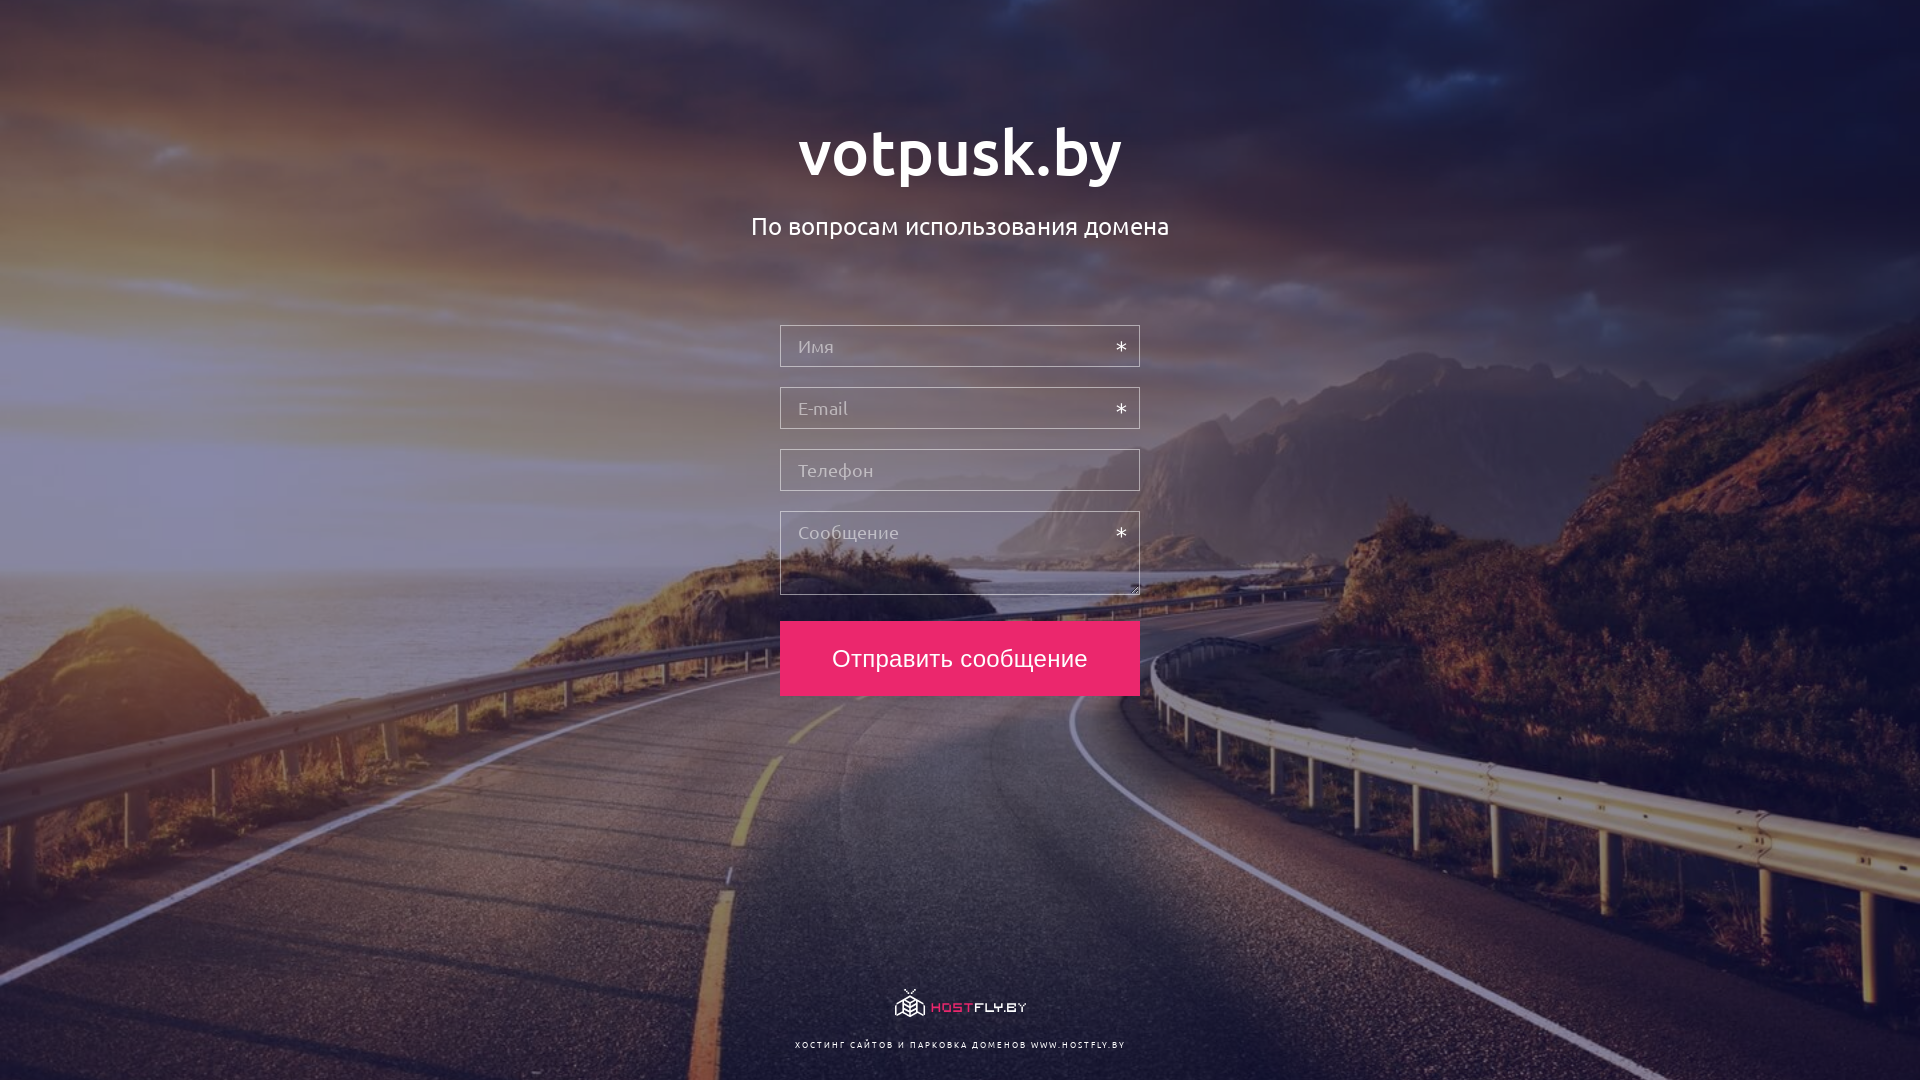 The height and width of the screenshot is (1080, 1920). Describe the element at coordinates (1076, 1043) in the screenshot. I see `'WWW.HOSTFLY.BY'` at that location.